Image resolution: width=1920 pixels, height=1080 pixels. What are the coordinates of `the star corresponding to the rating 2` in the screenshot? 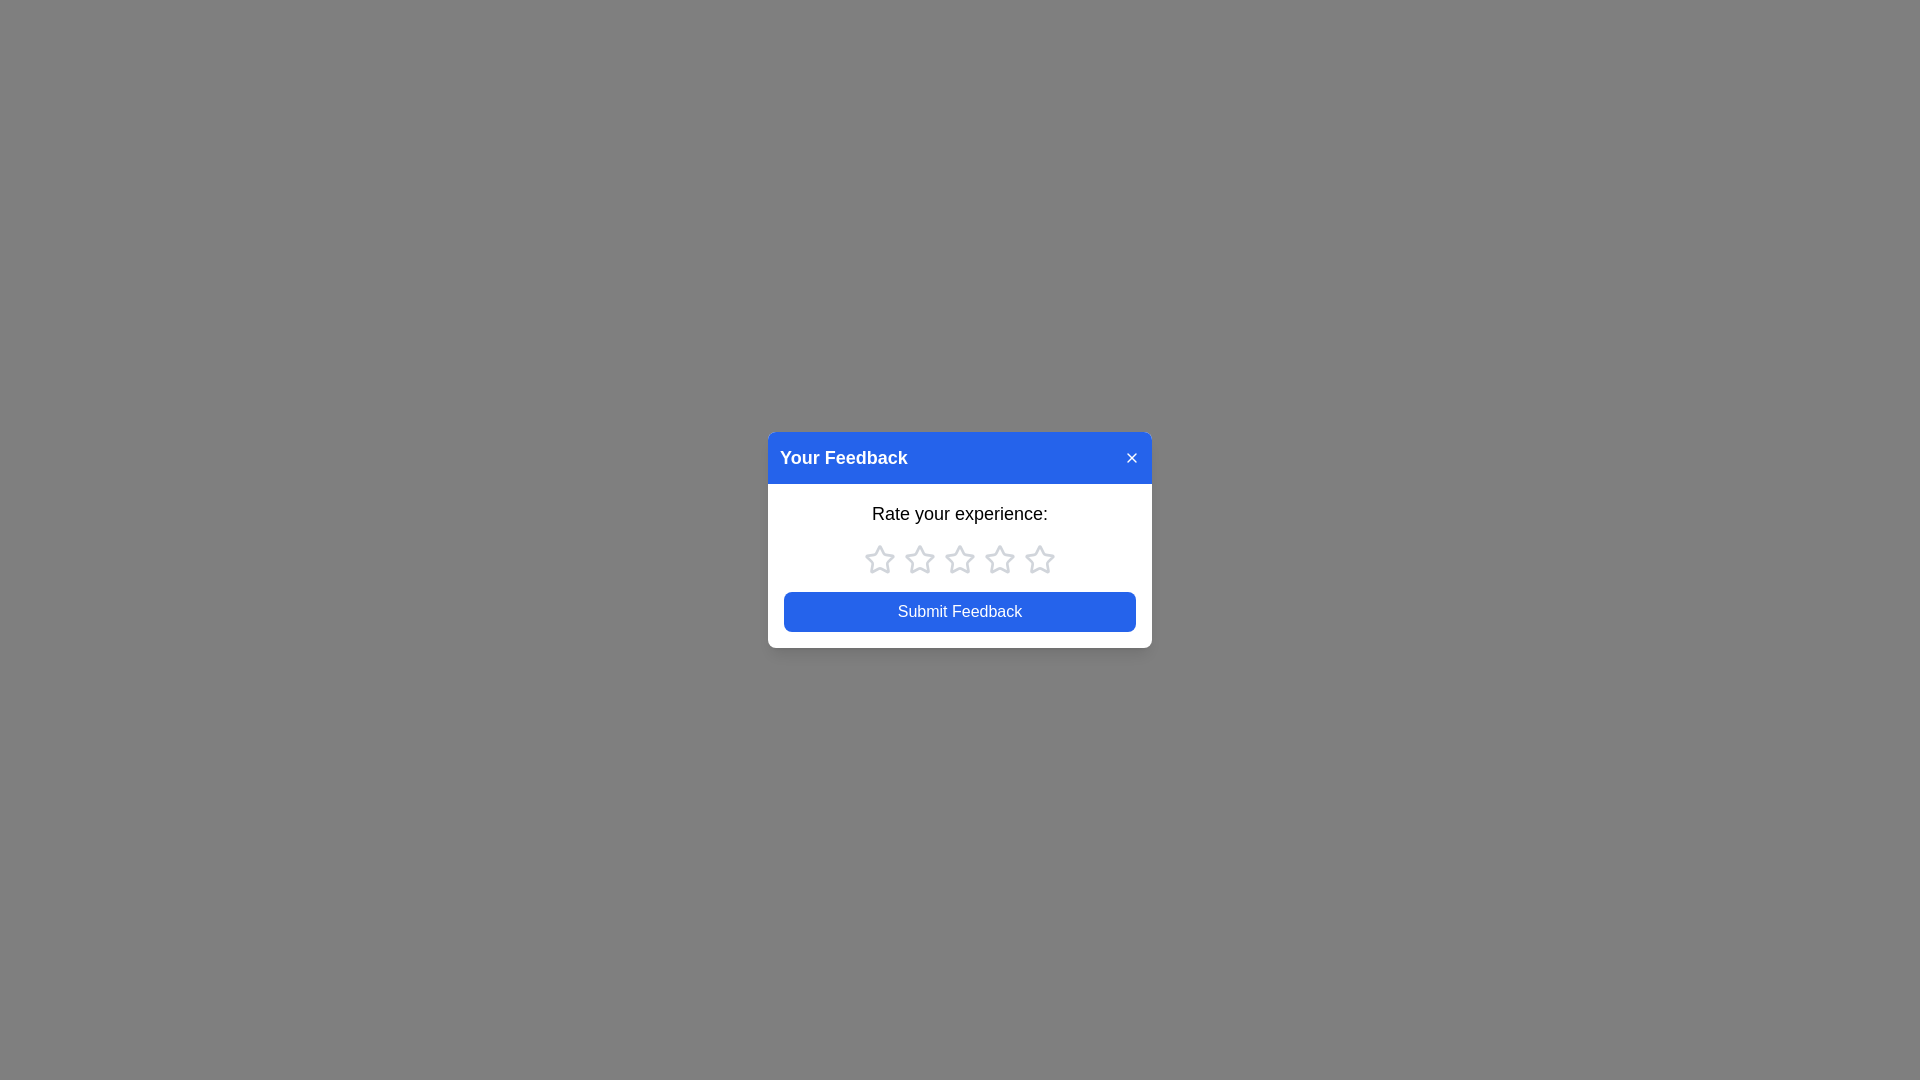 It's located at (919, 559).